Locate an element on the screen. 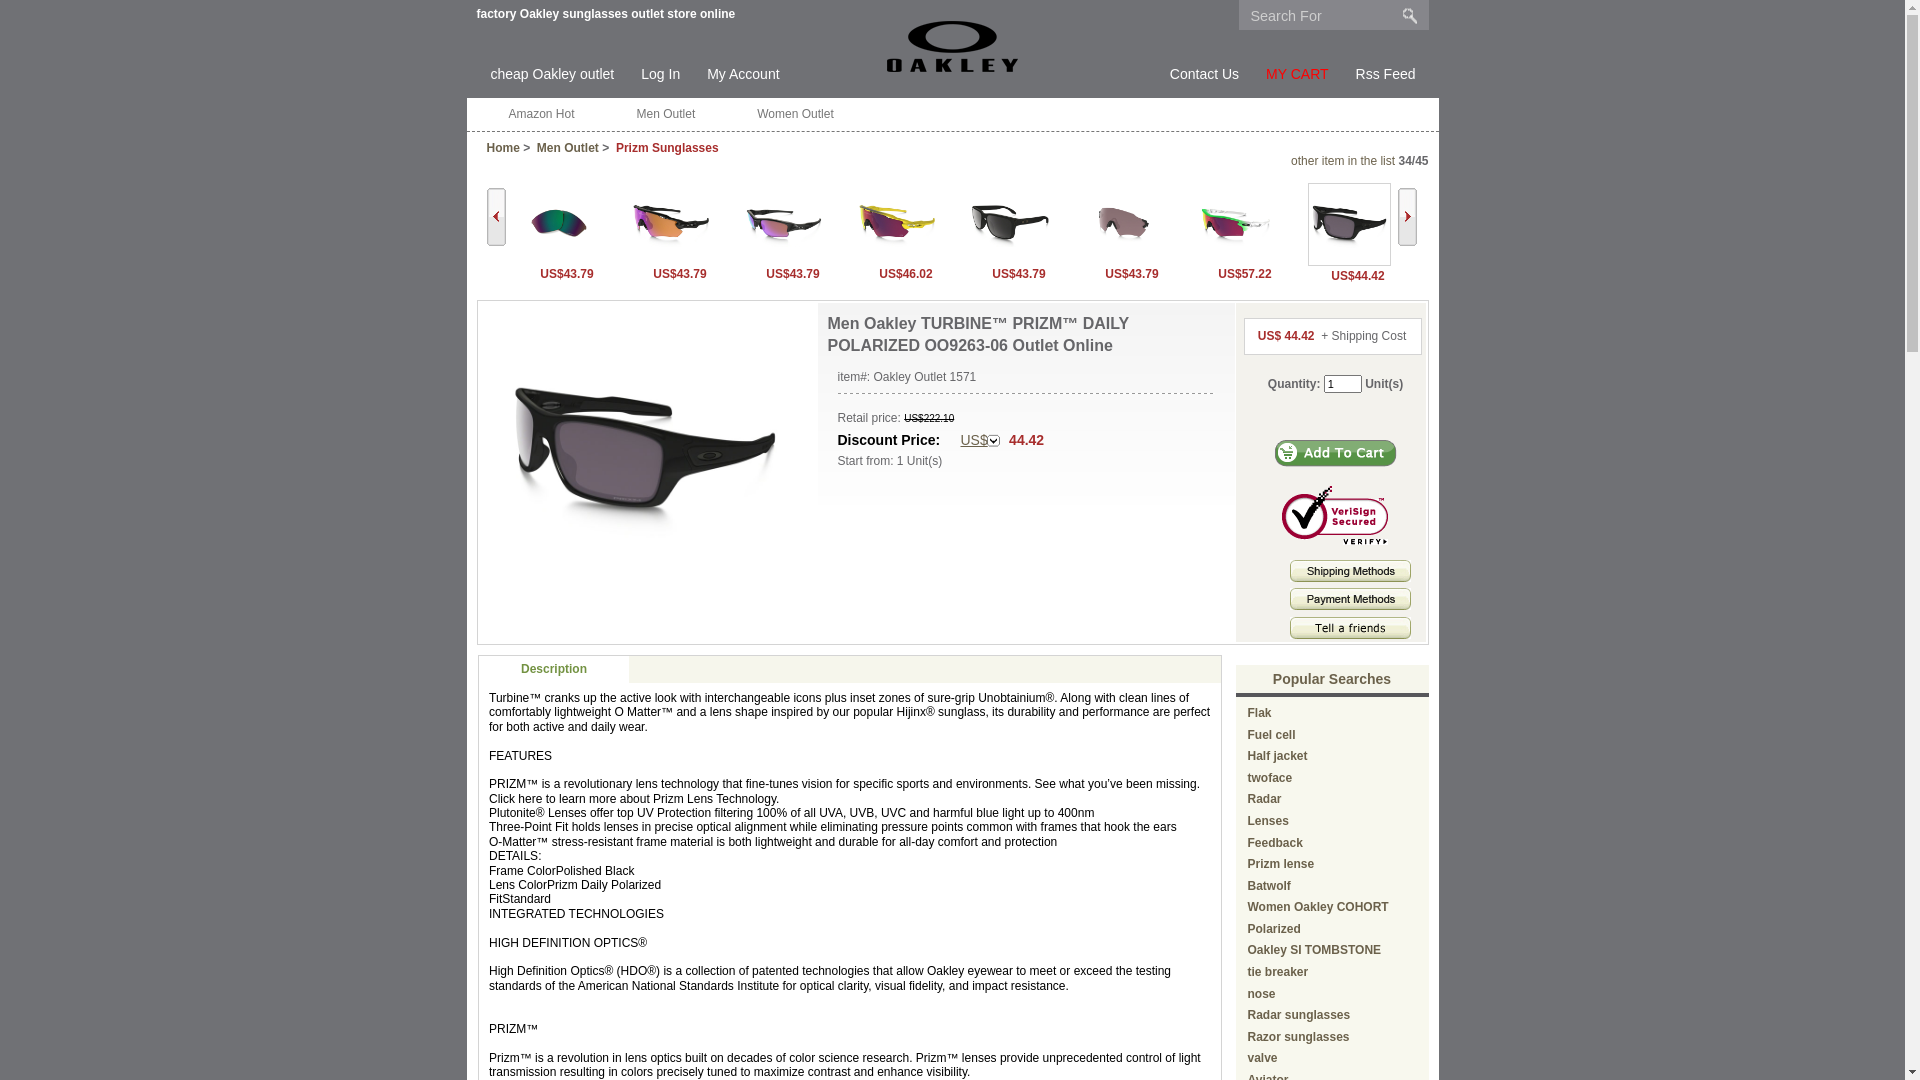 Image resolution: width=1920 pixels, height=1080 pixels. 'Women Oakley COHORT' is located at coordinates (1318, 906).